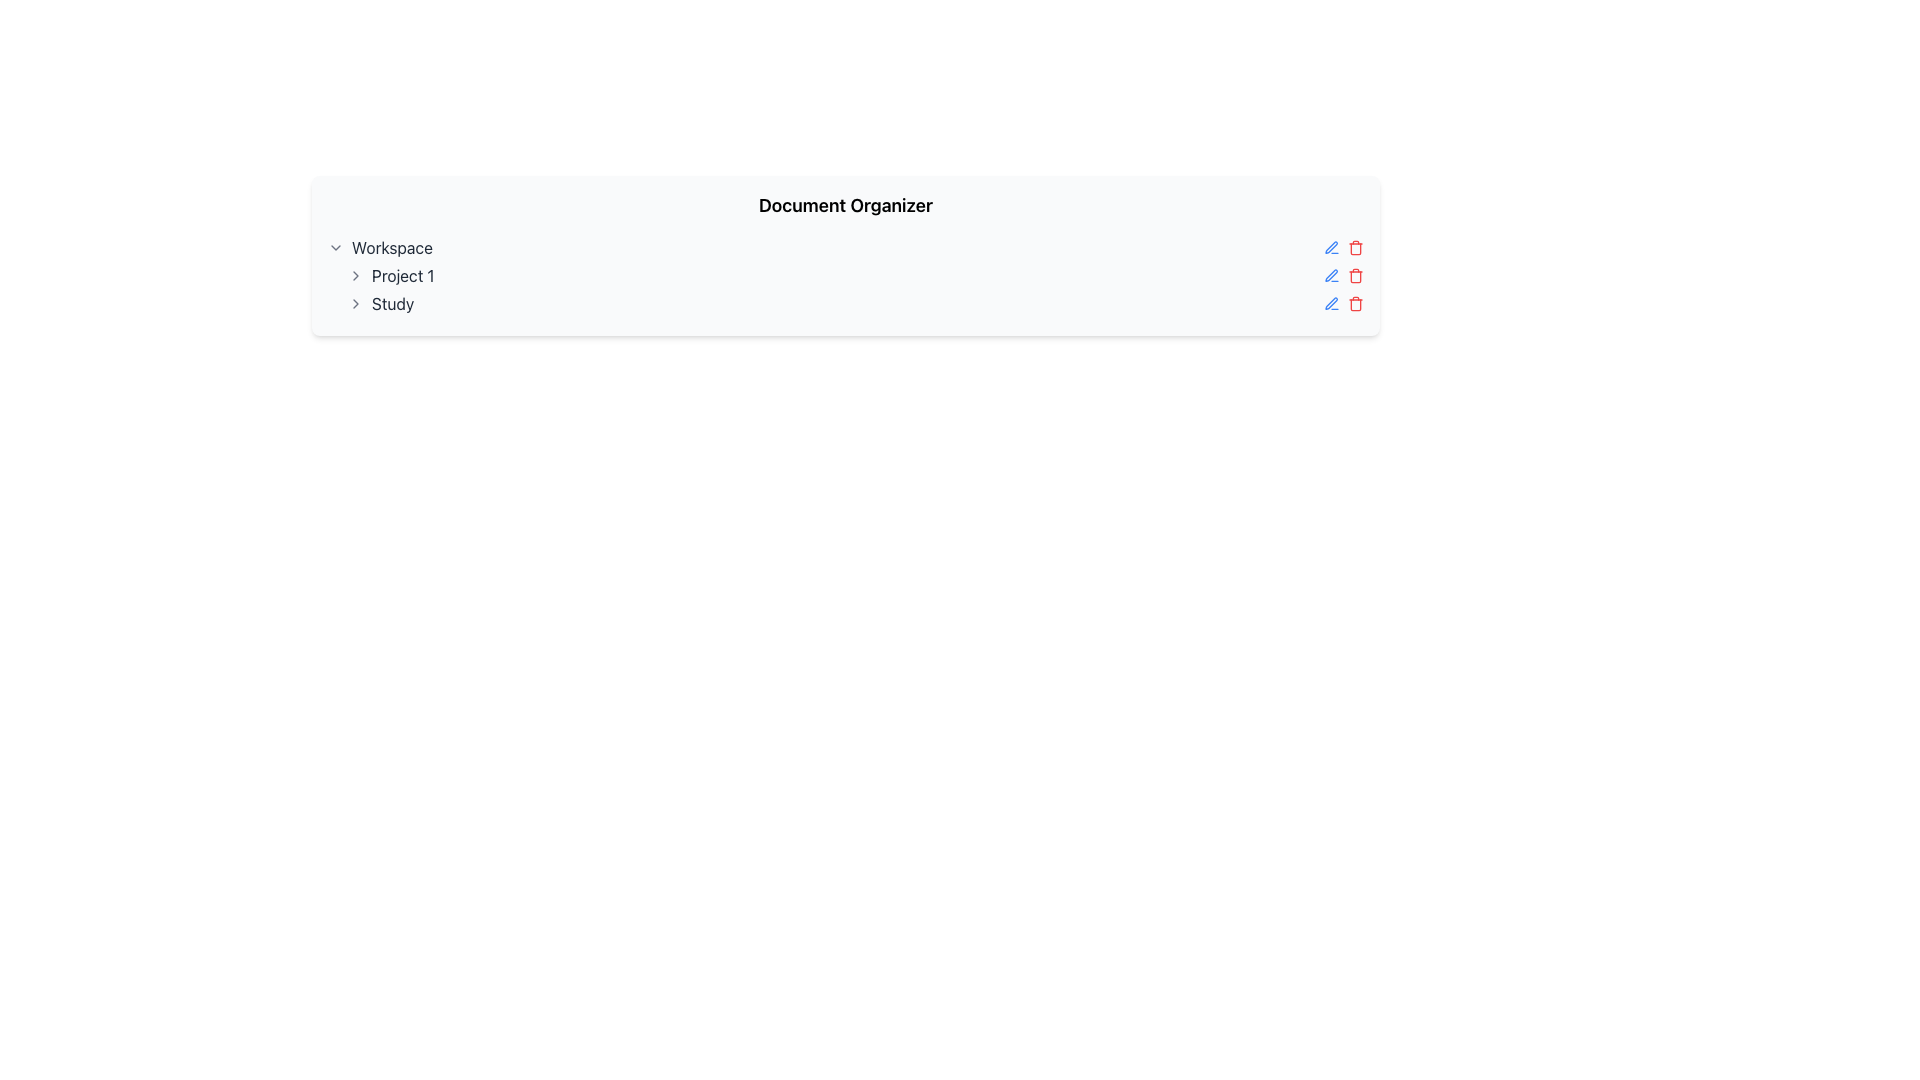  Describe the element at coordinates (355, 304) in the screenshot. I see `the chevron icon located to the left of the 'Study' text` at that location.